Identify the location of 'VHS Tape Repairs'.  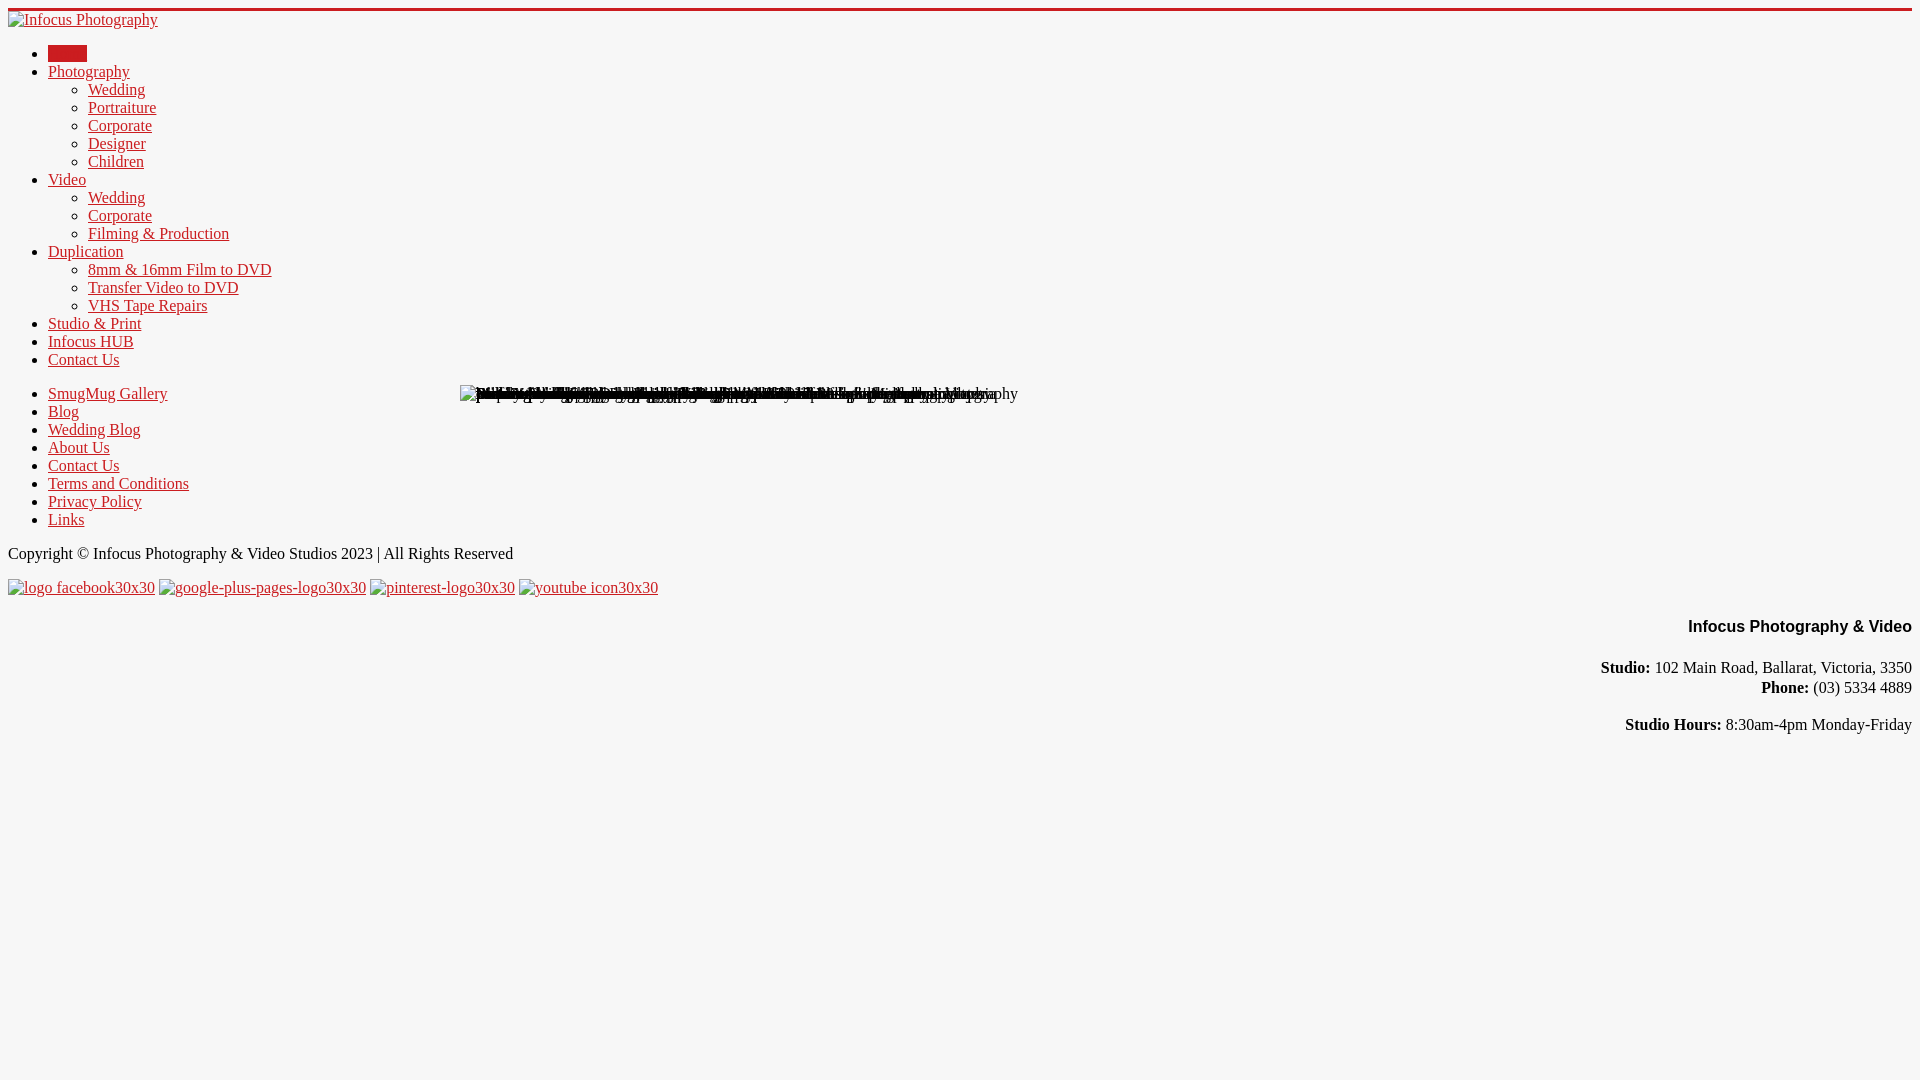
(146, 305).